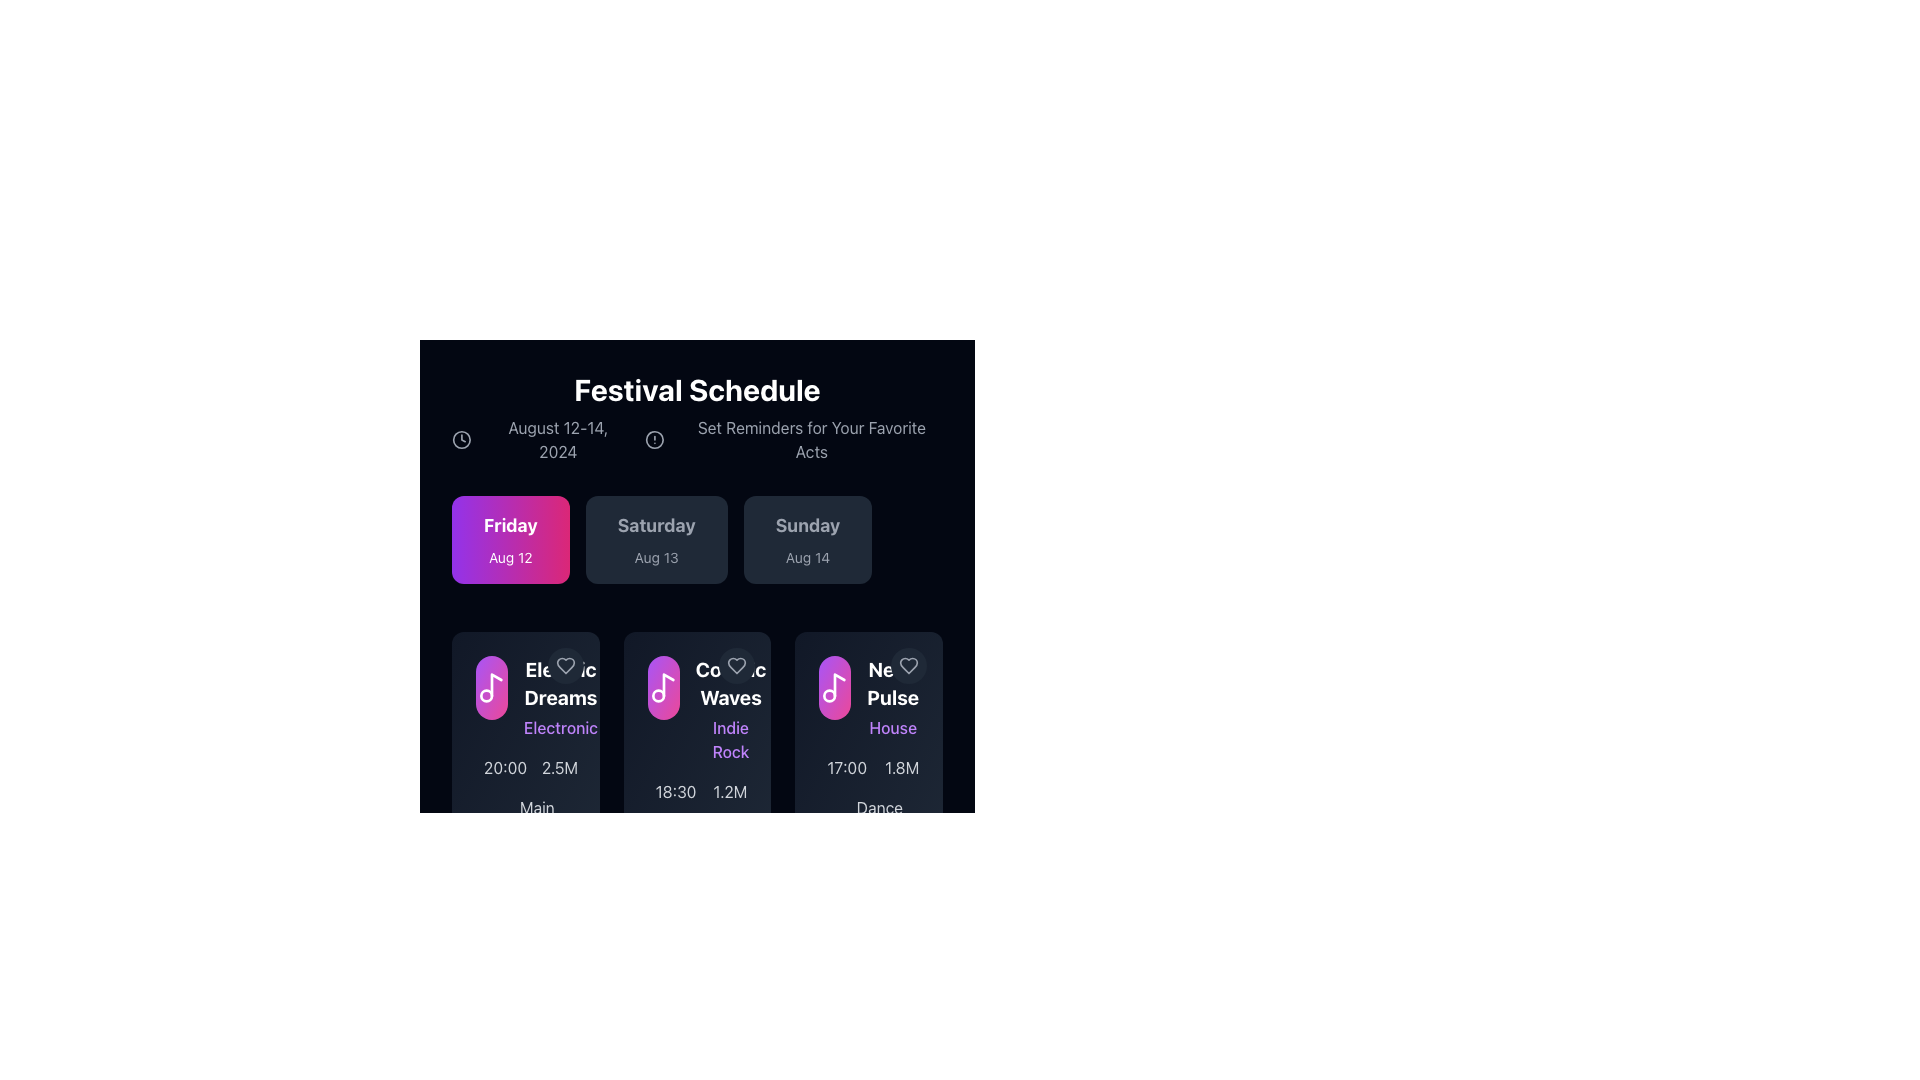  What do you see at coordinates (558, 438) in the screenshot?
I see `the static text label that displays the event dates, located in the upper section of the interface, positioned between a clock icon and the title 'Set Reminders for Your Favorite Acts'` at bounding box center [558, 438].